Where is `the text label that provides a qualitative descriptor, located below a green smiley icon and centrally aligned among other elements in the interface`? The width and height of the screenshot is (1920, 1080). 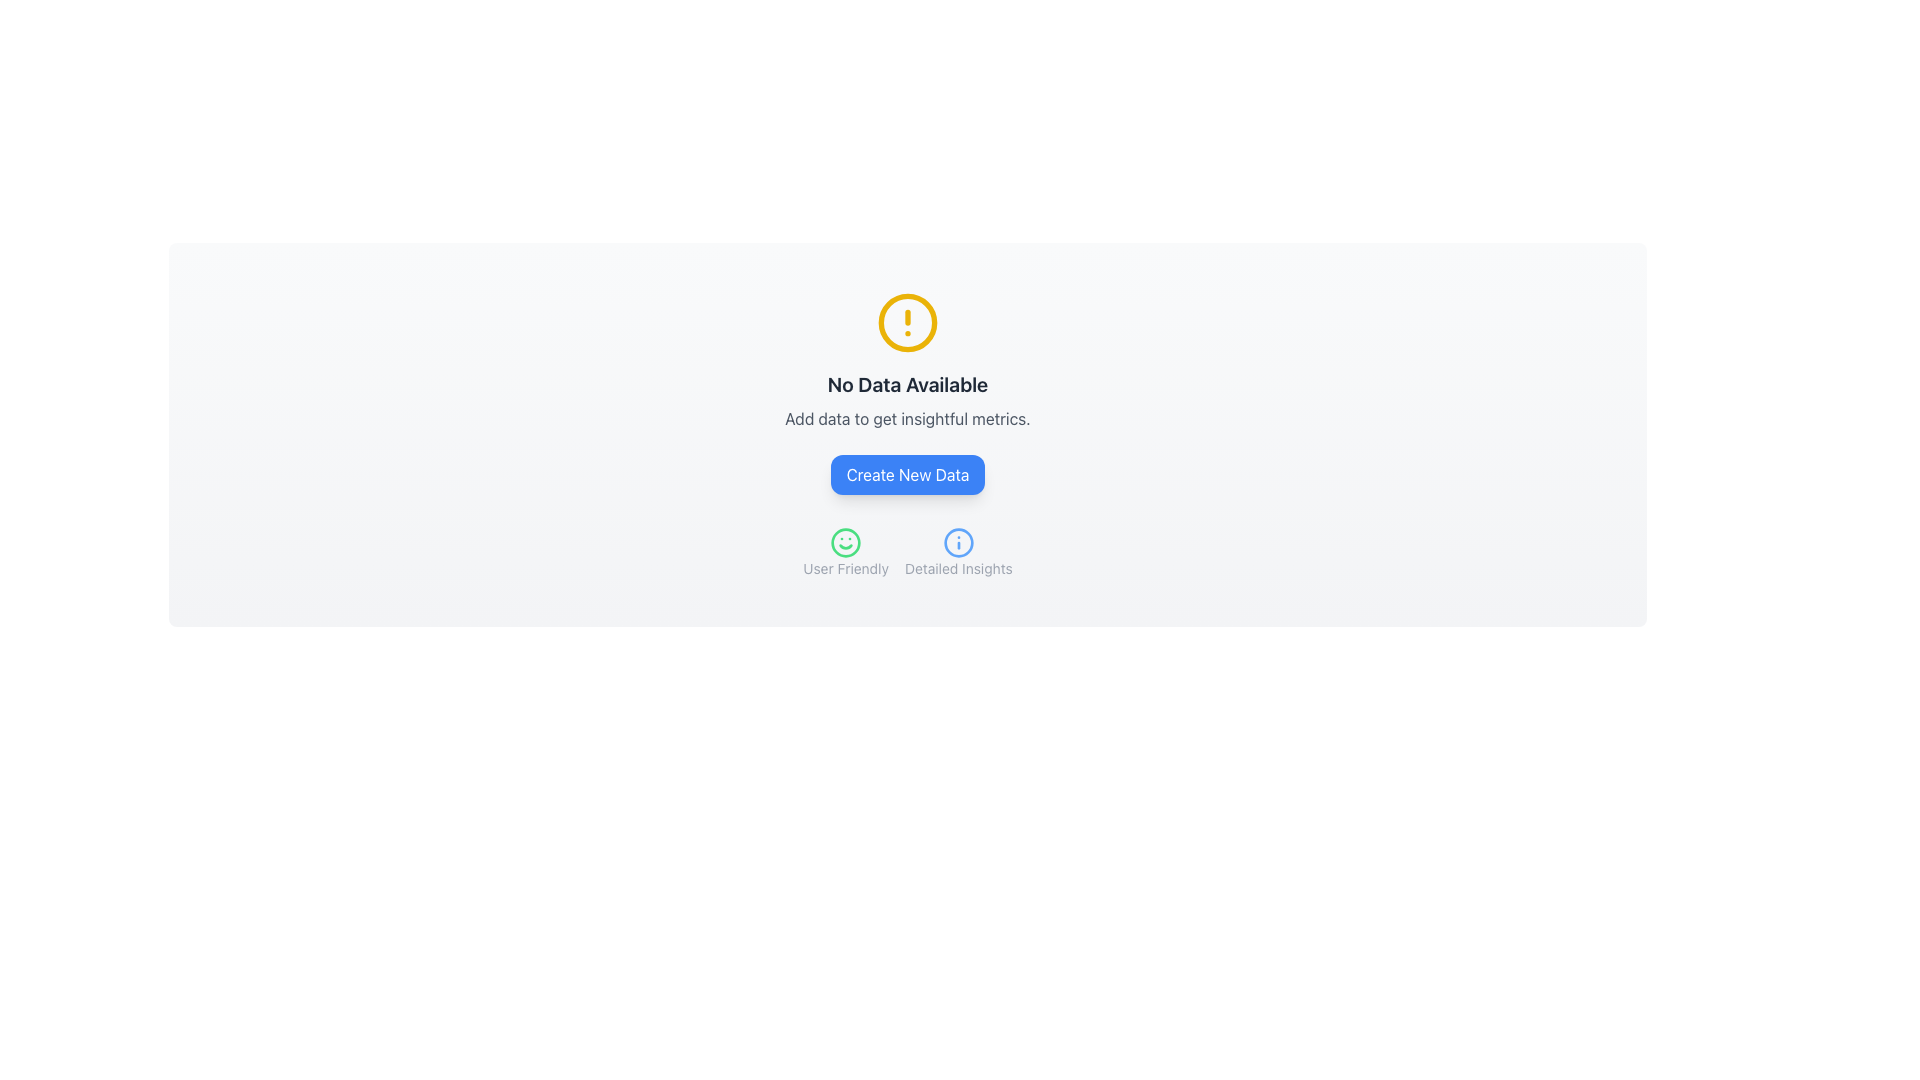
the text label that provides a qualitative descriptor, located below a green smiley icon and centrally aligned among other elements in the interface is located at coordinates (846, 569).